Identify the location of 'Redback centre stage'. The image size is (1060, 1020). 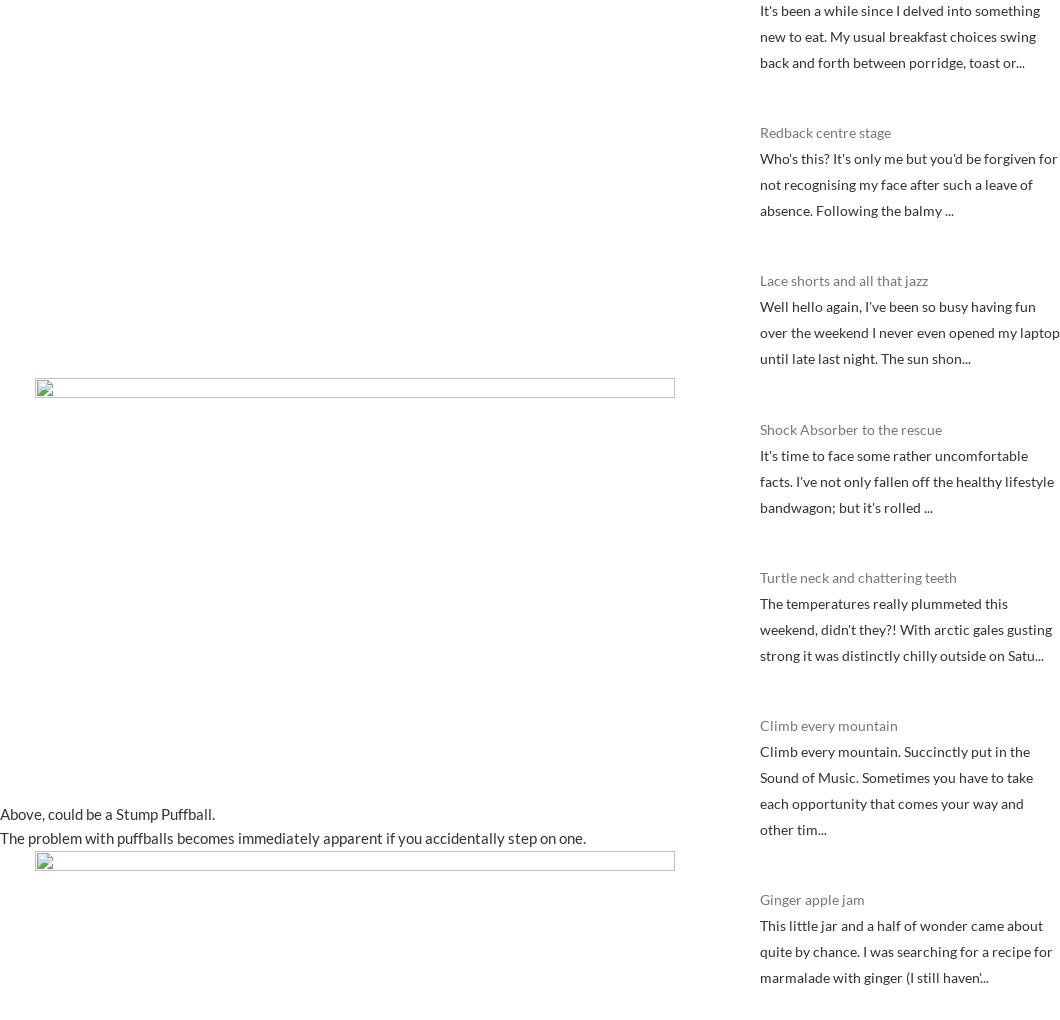
(825, 132).